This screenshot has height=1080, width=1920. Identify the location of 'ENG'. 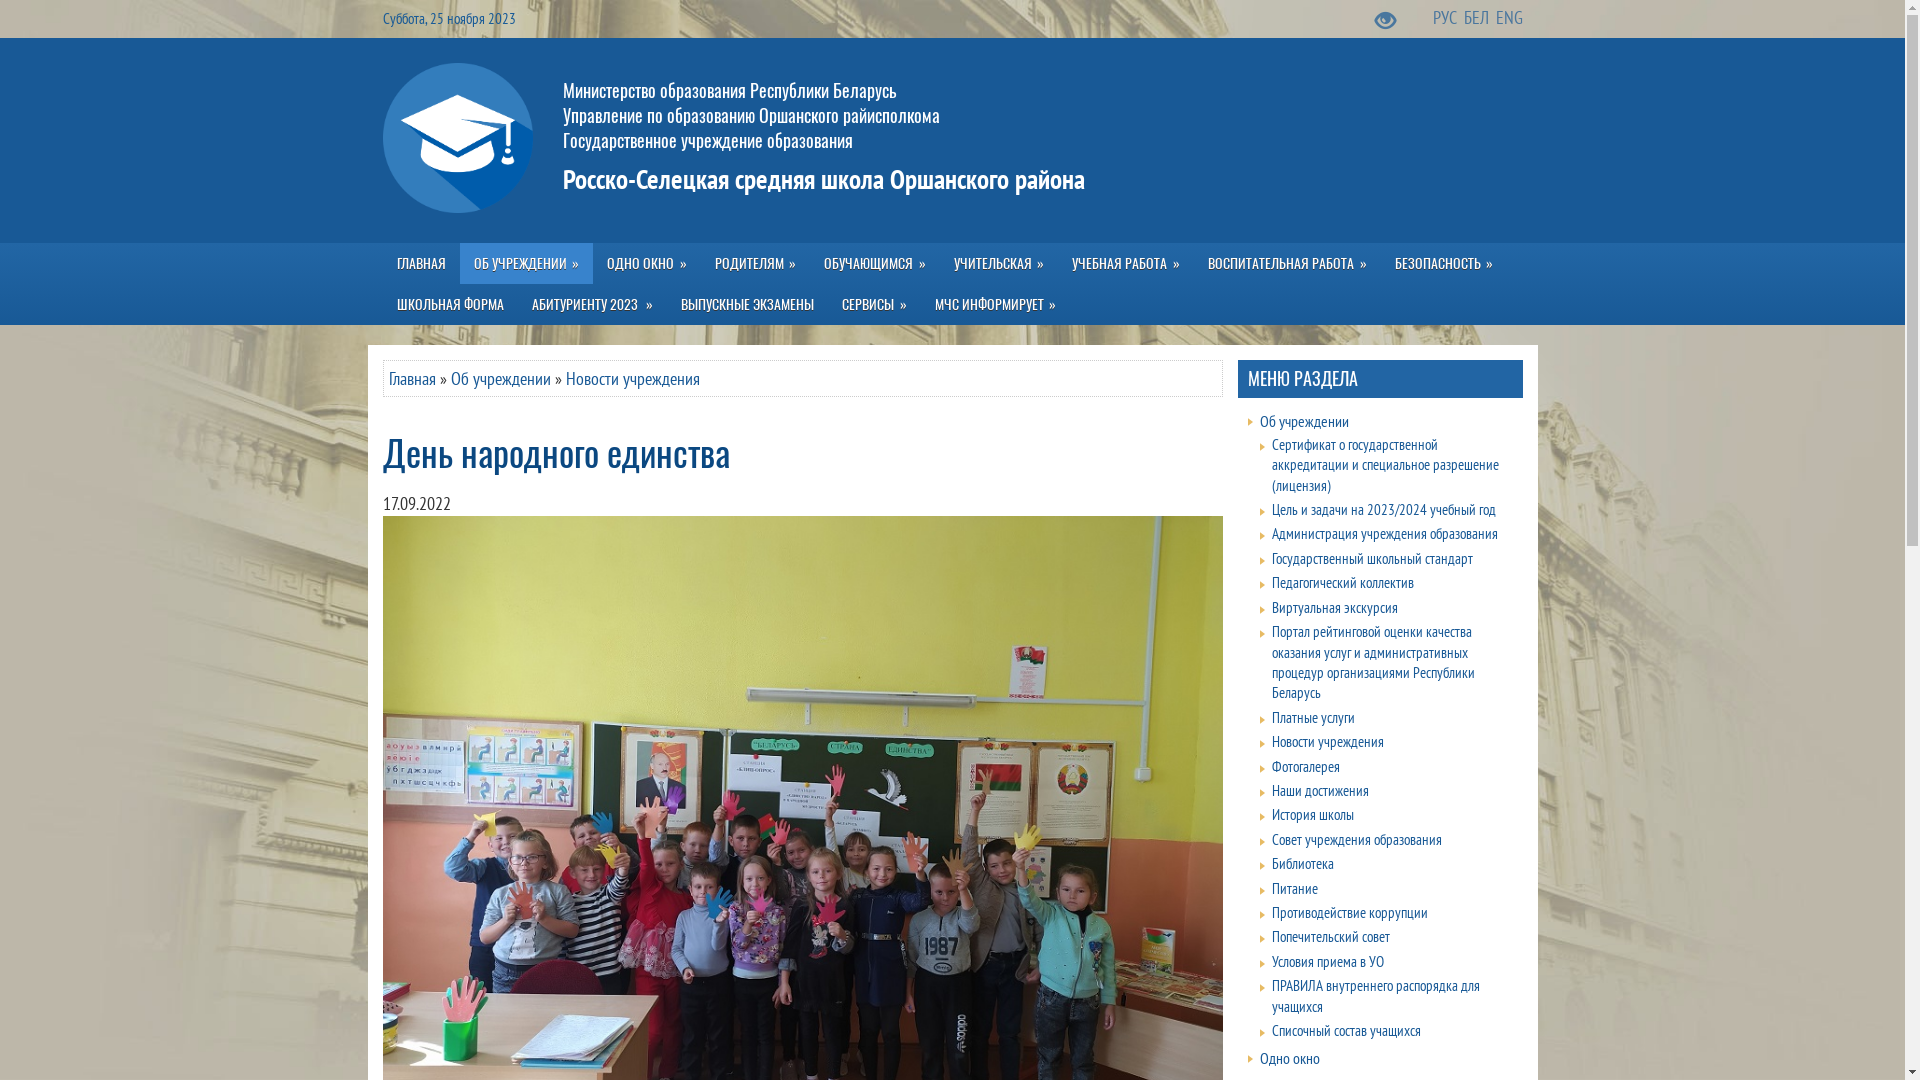
(1509, 17).